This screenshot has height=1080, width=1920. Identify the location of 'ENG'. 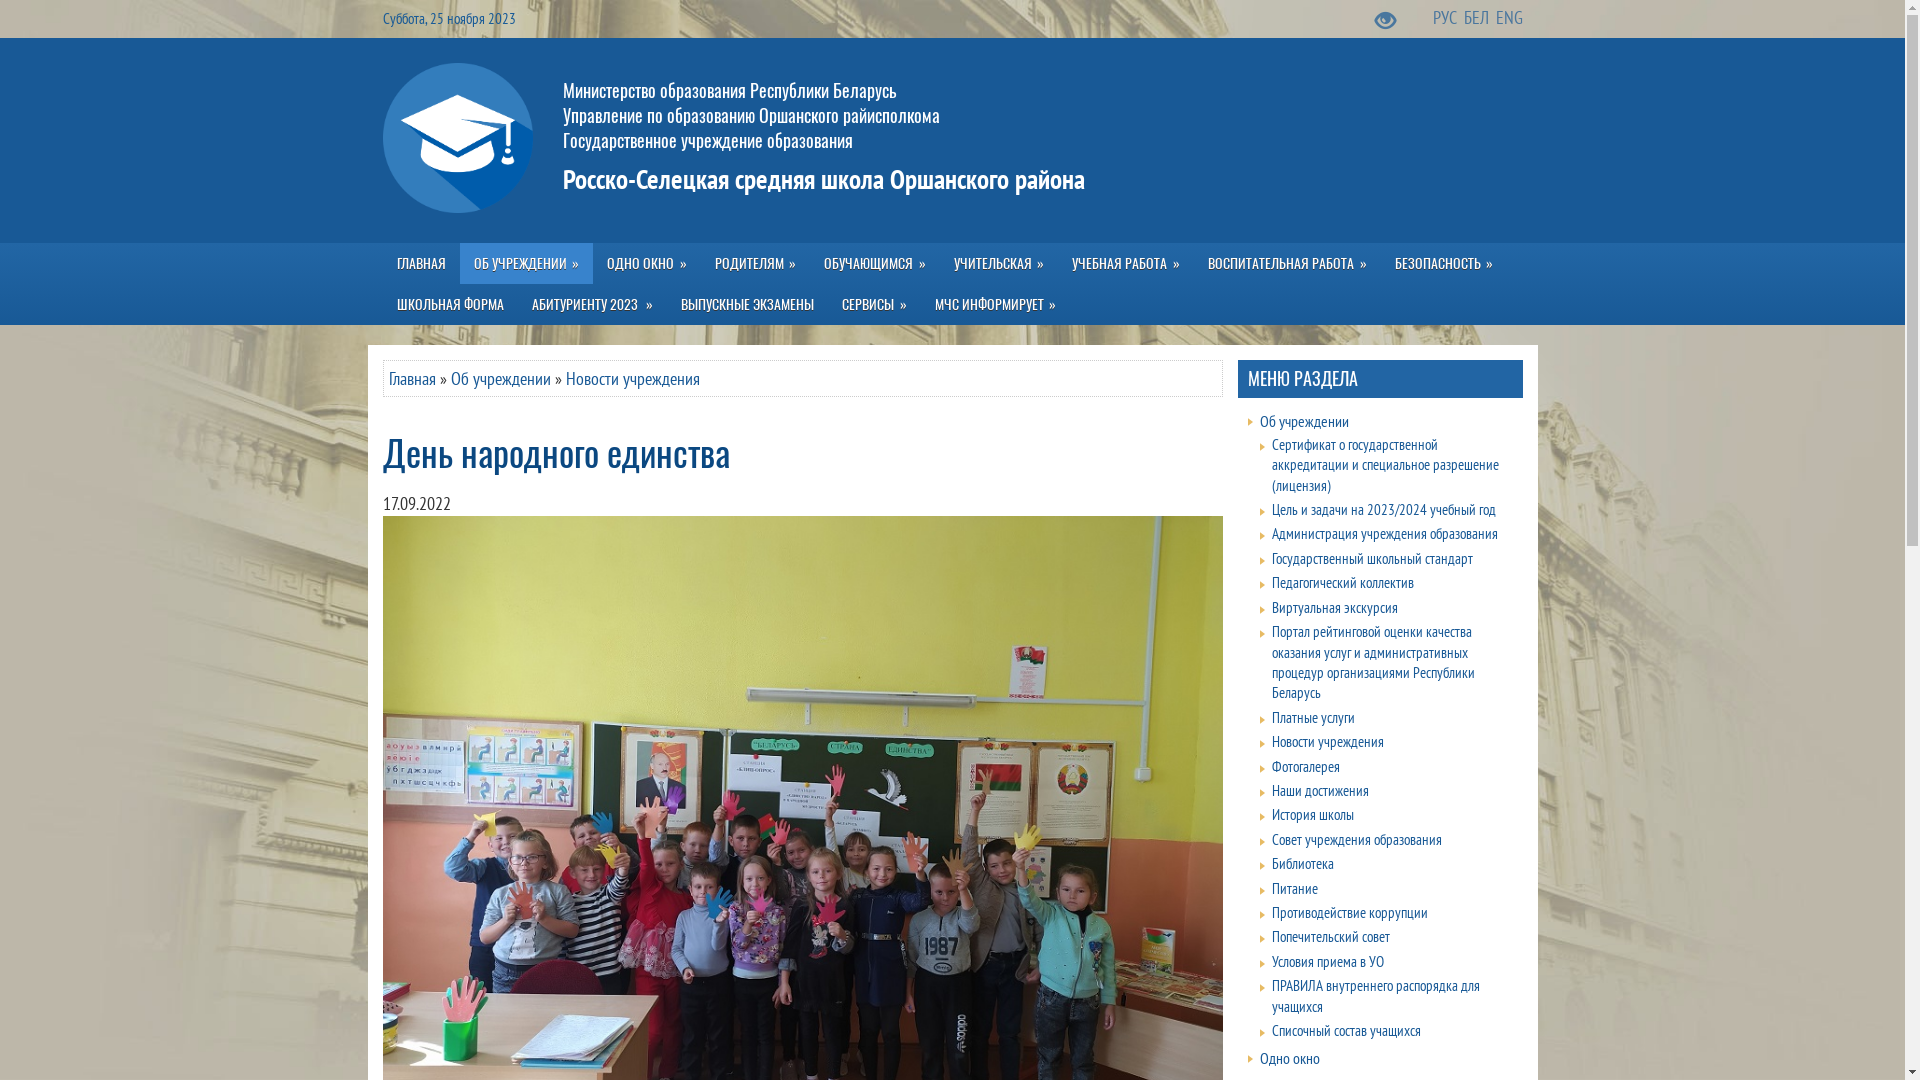
(1509, 17).